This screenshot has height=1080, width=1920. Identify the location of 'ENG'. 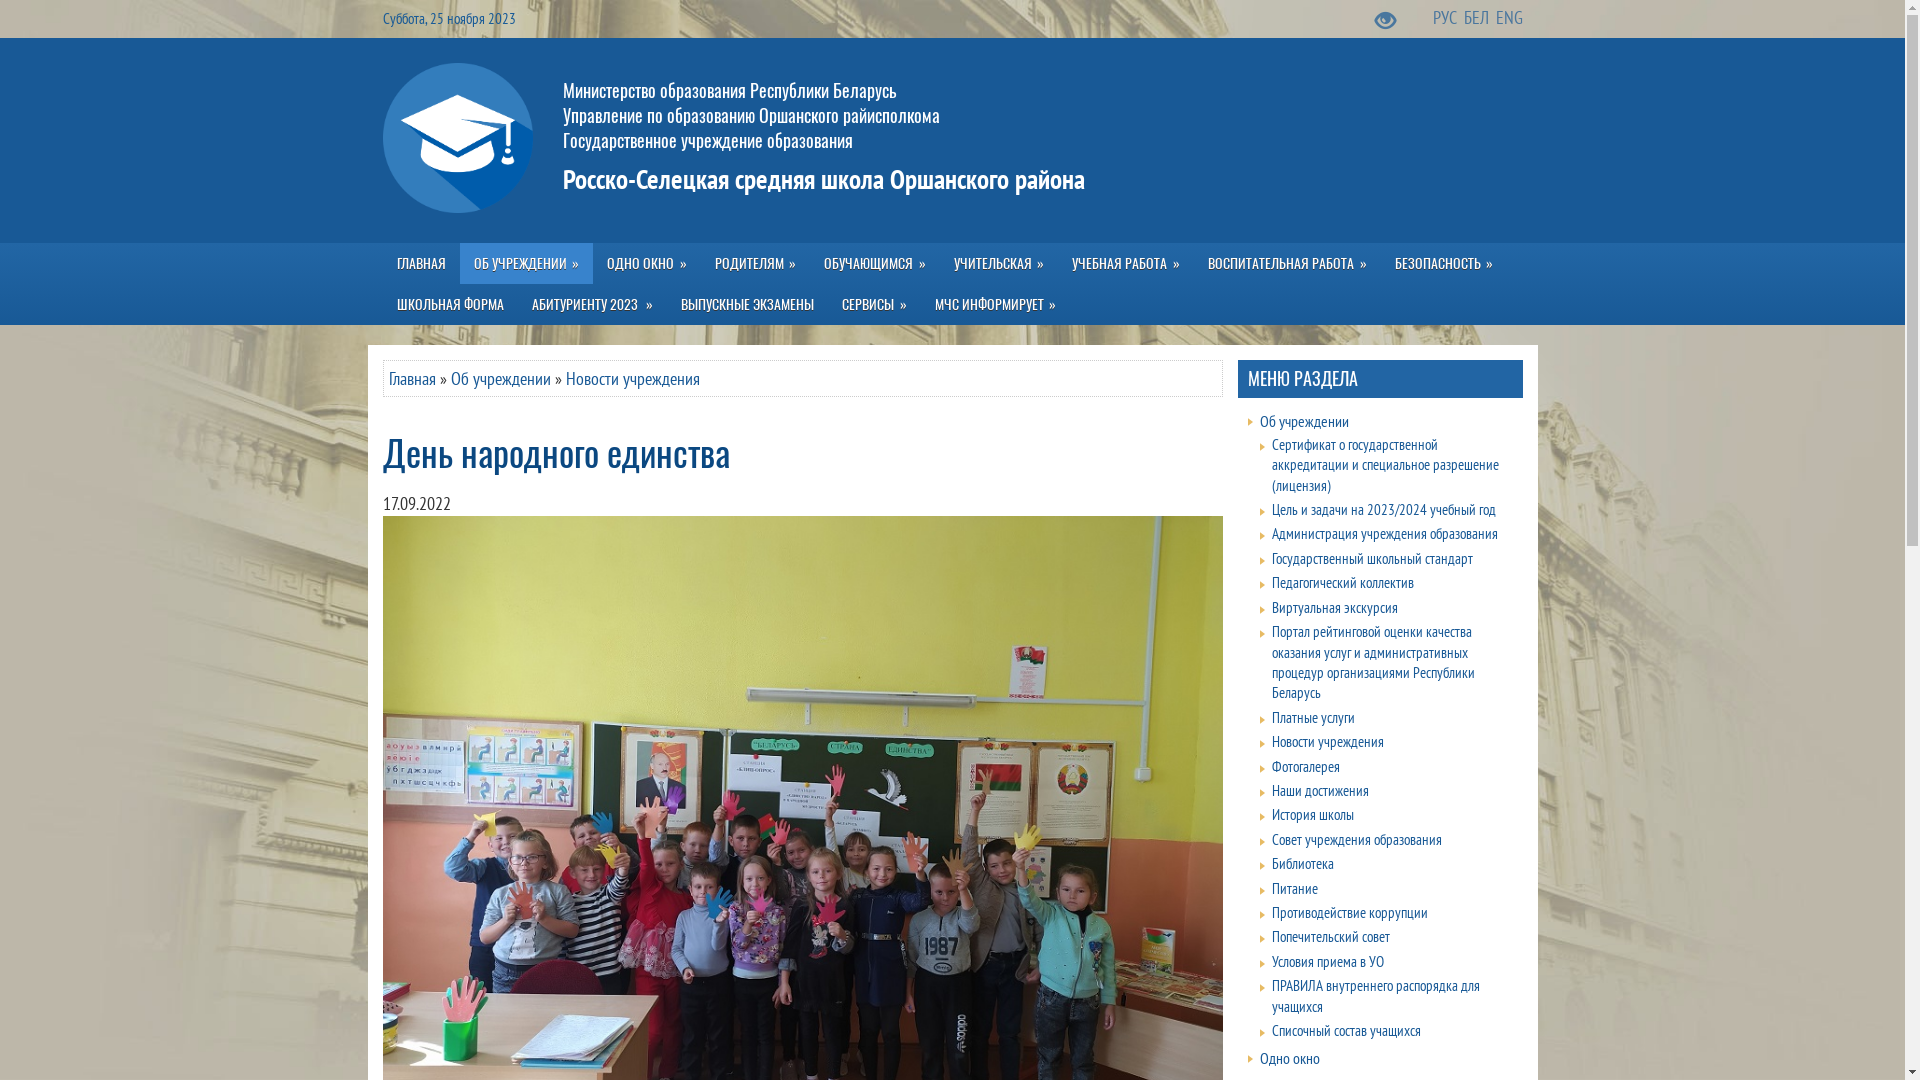
(1509, 17).